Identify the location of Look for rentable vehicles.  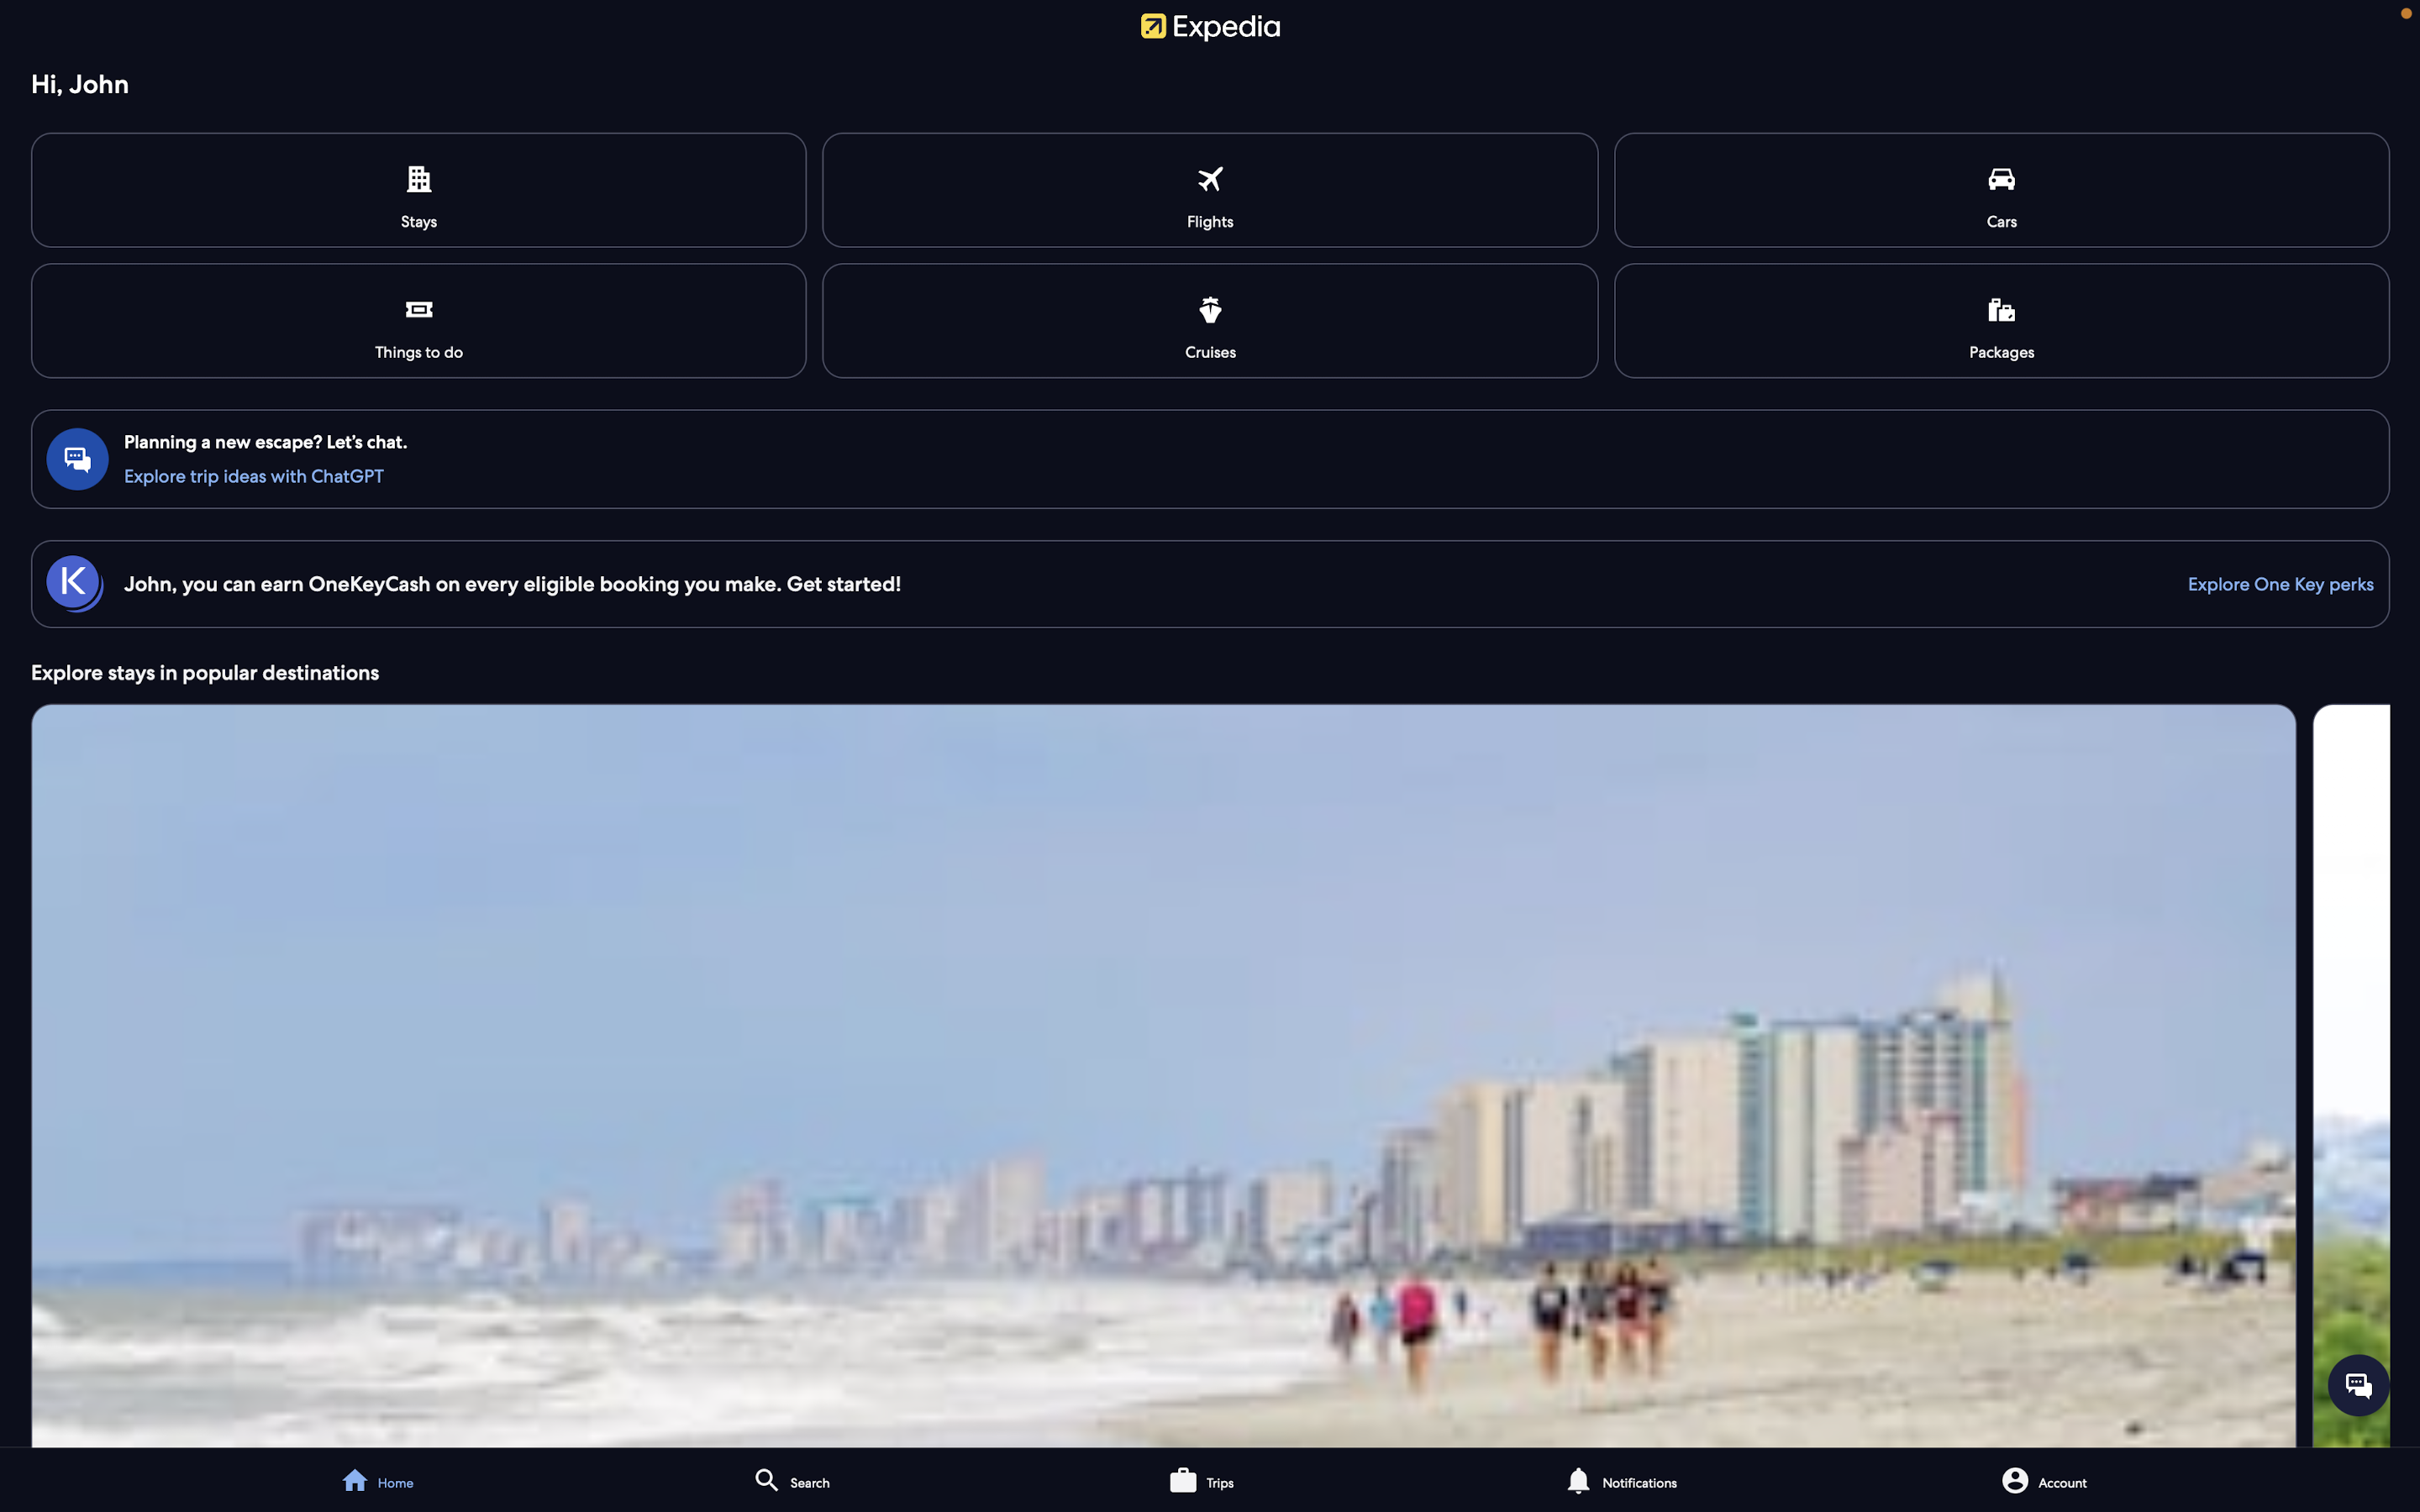
(2002, 190).